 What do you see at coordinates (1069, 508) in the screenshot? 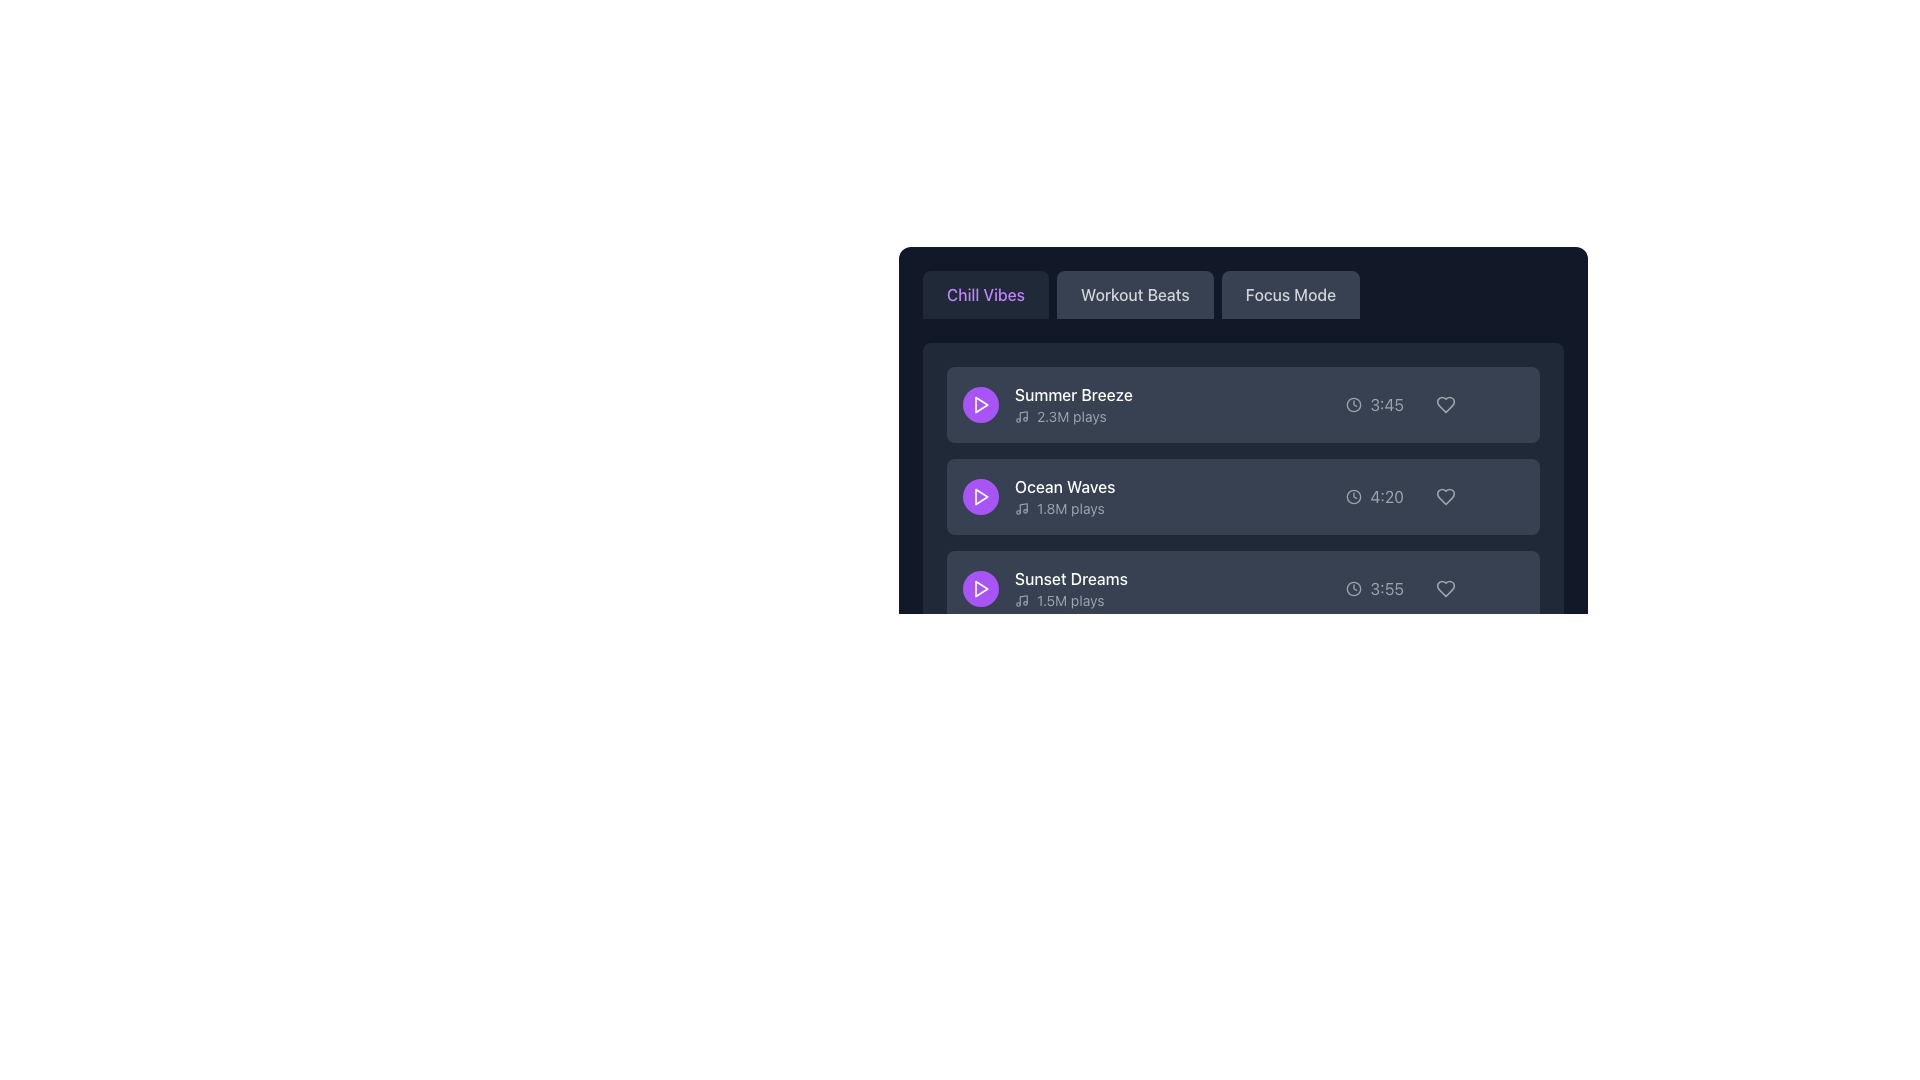
I see `text label displaying '1.8M plays' that is located next to the music icon in the second item of the music list titled 'Ocean Waves'` at bounding box center [1069, 508].